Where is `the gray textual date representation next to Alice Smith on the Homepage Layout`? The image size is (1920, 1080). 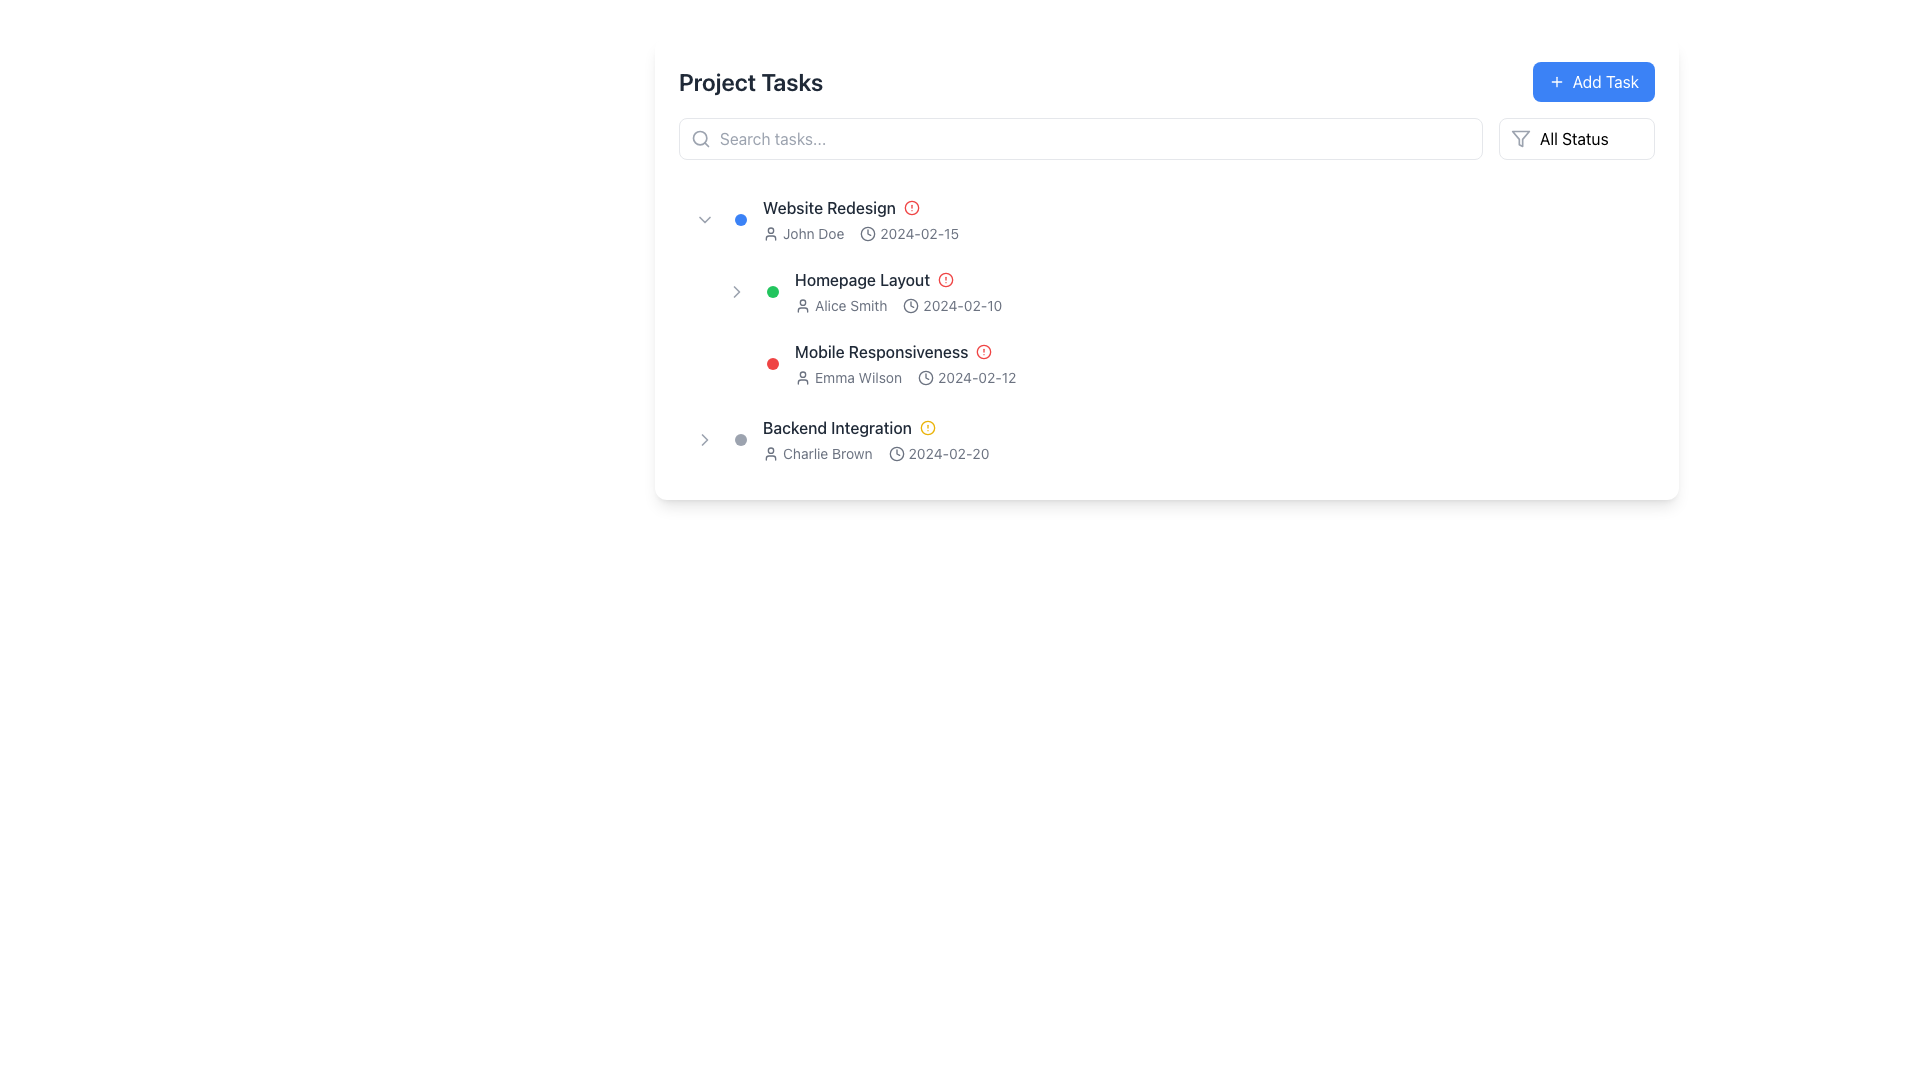 the gray textual date representation next to Alice Smith on the Homepage Layout is located at coordinates (951, 305).